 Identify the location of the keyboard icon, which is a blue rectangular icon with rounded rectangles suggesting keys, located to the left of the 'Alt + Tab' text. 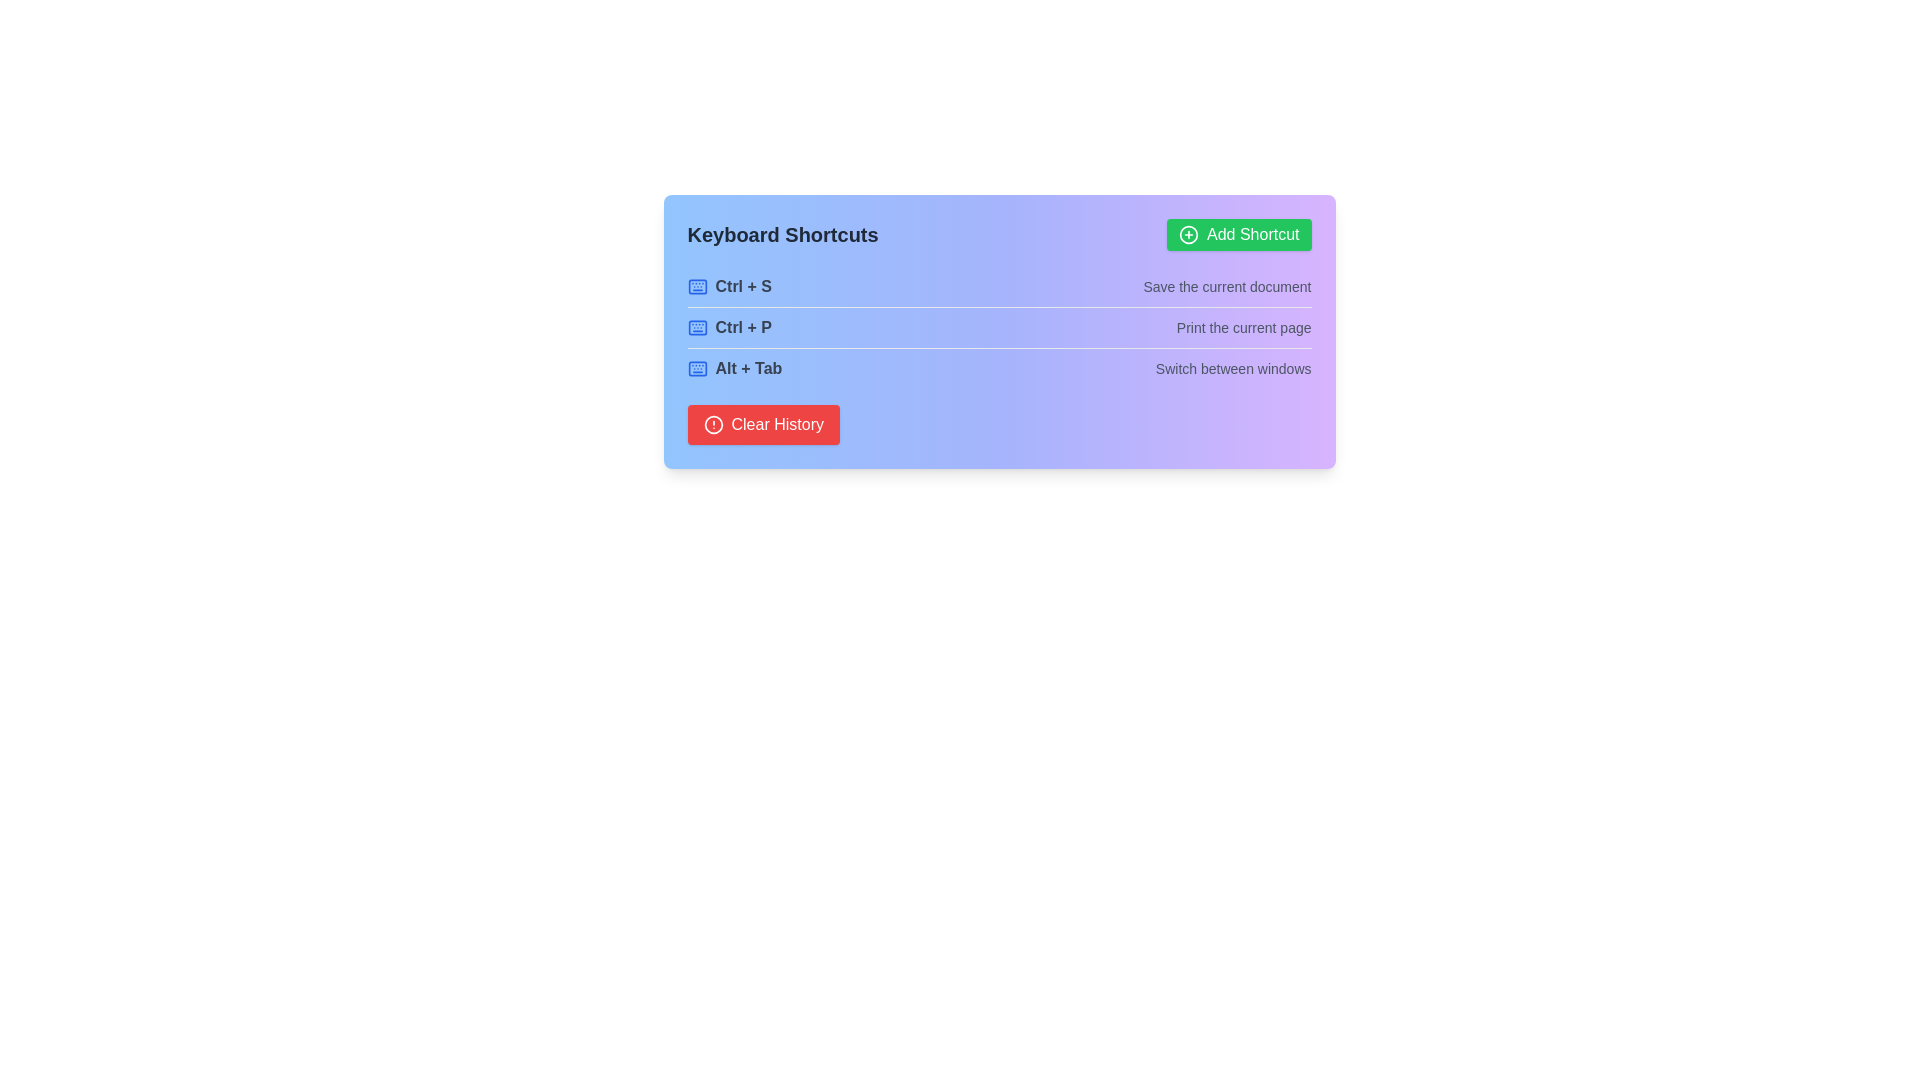
(697, 369).